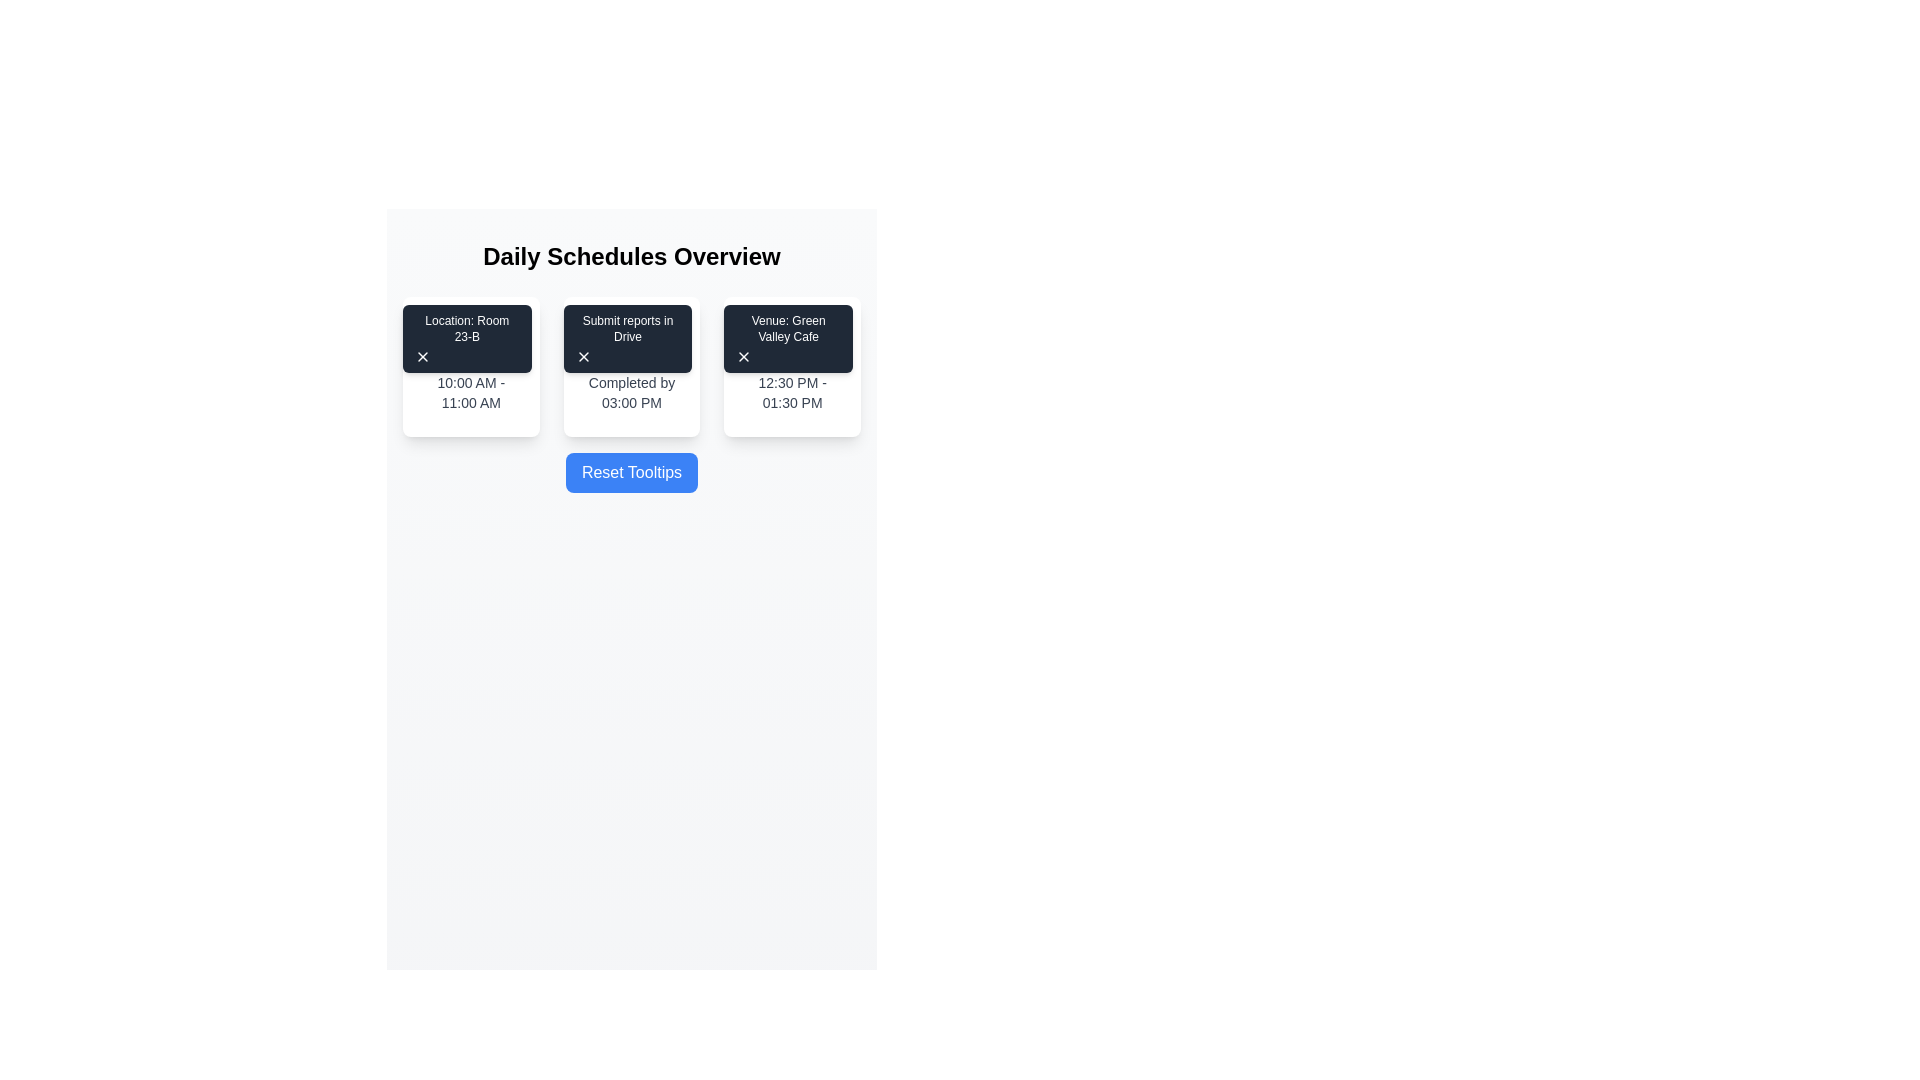 This screenshot has height=1080, width=1920. What do you see at coordinates (466, 338) in the screenshot?
I see `the informational badge located in the top-right corner of the calendar event card` at bounding box center [466, 338].